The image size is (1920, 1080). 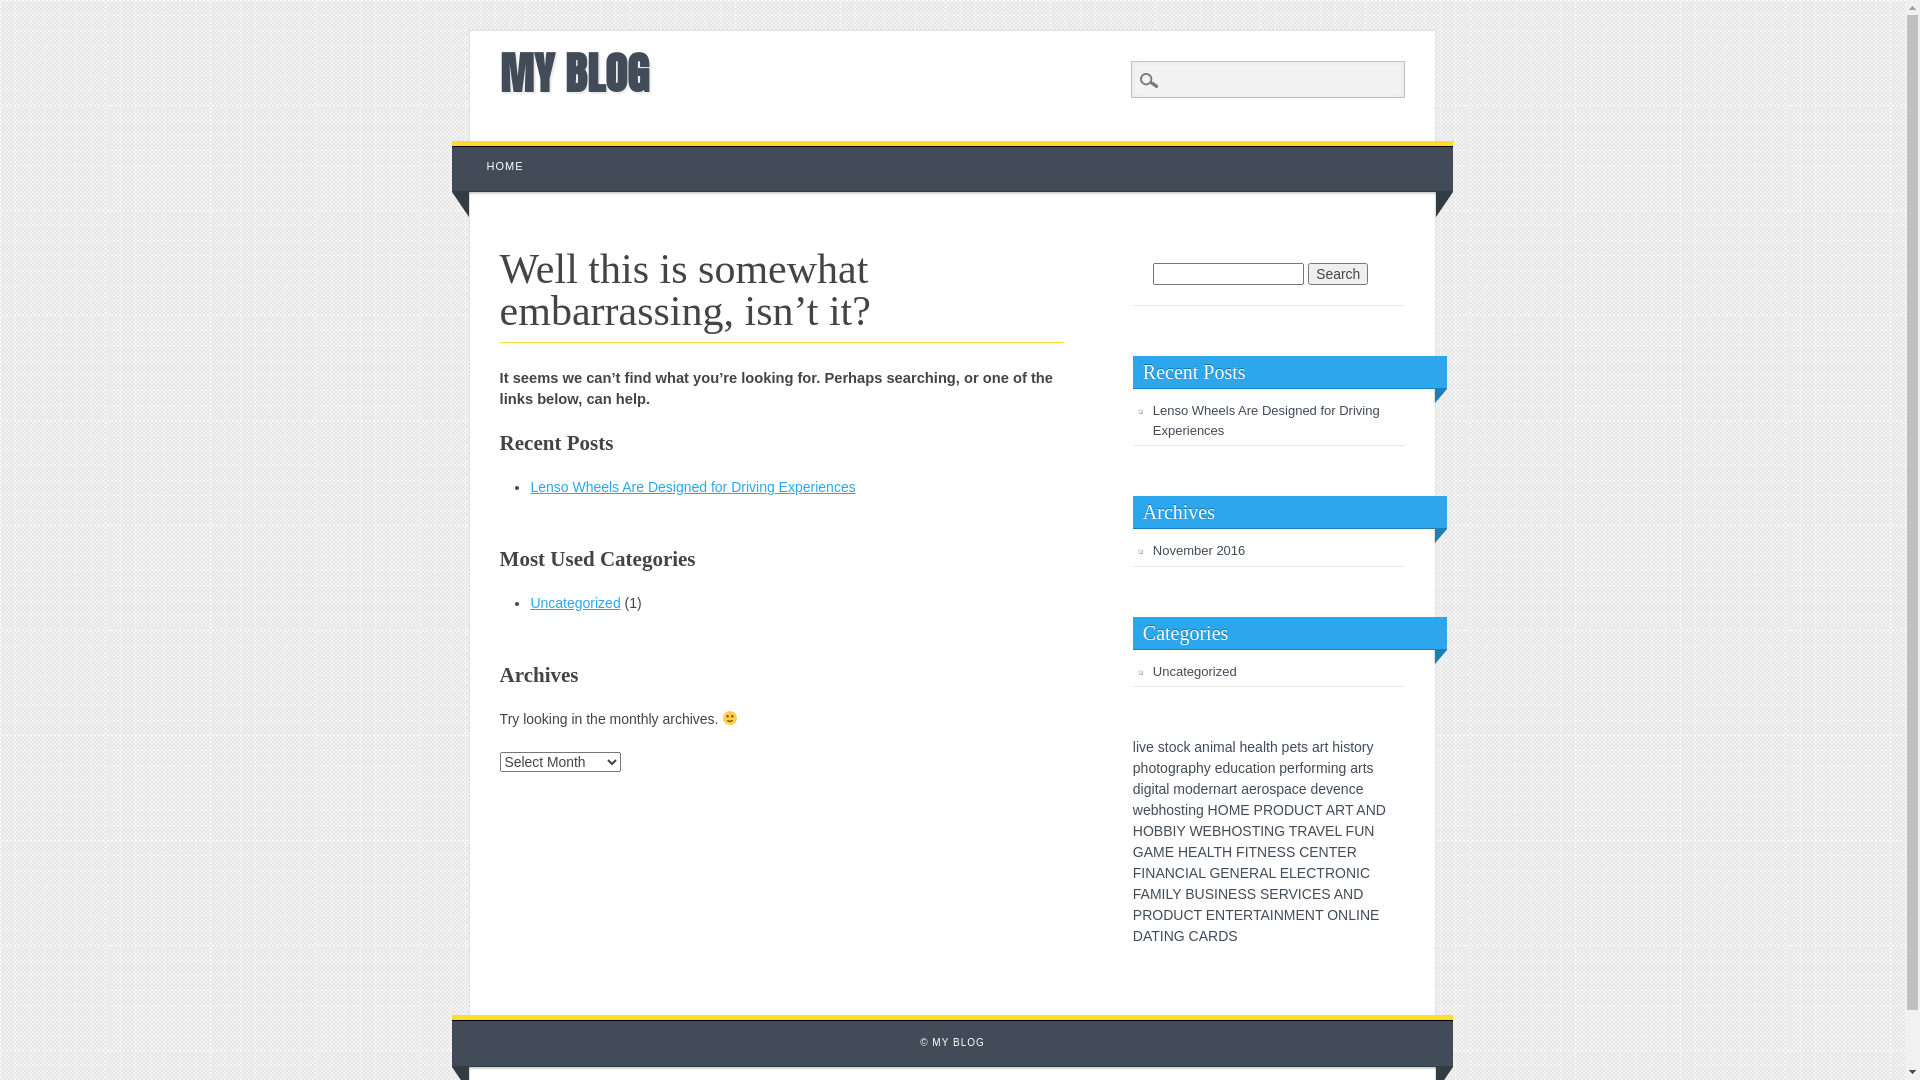 What do you see at coordinates (1261, 852) in the screenshot?
I see `'N'` at bounding box center [1261, 852].